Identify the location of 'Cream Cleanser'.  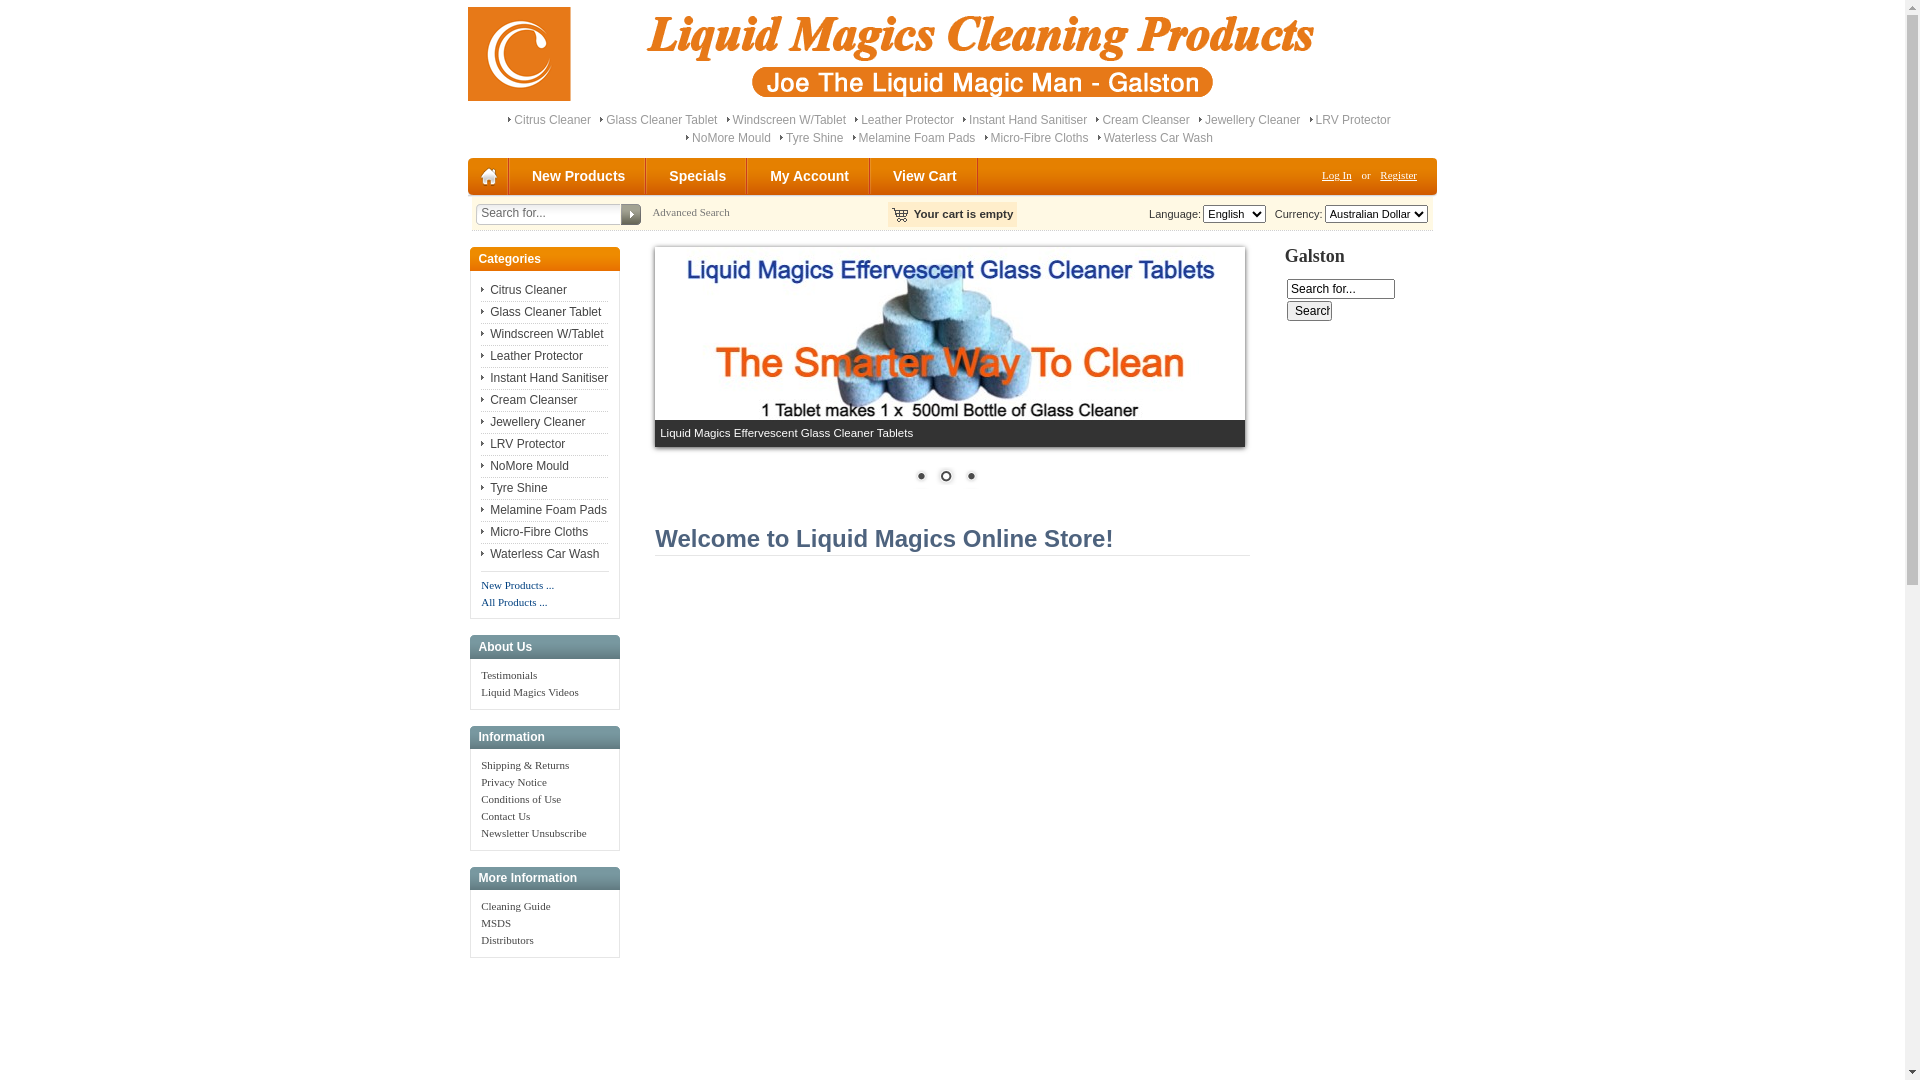
(1094, 119).